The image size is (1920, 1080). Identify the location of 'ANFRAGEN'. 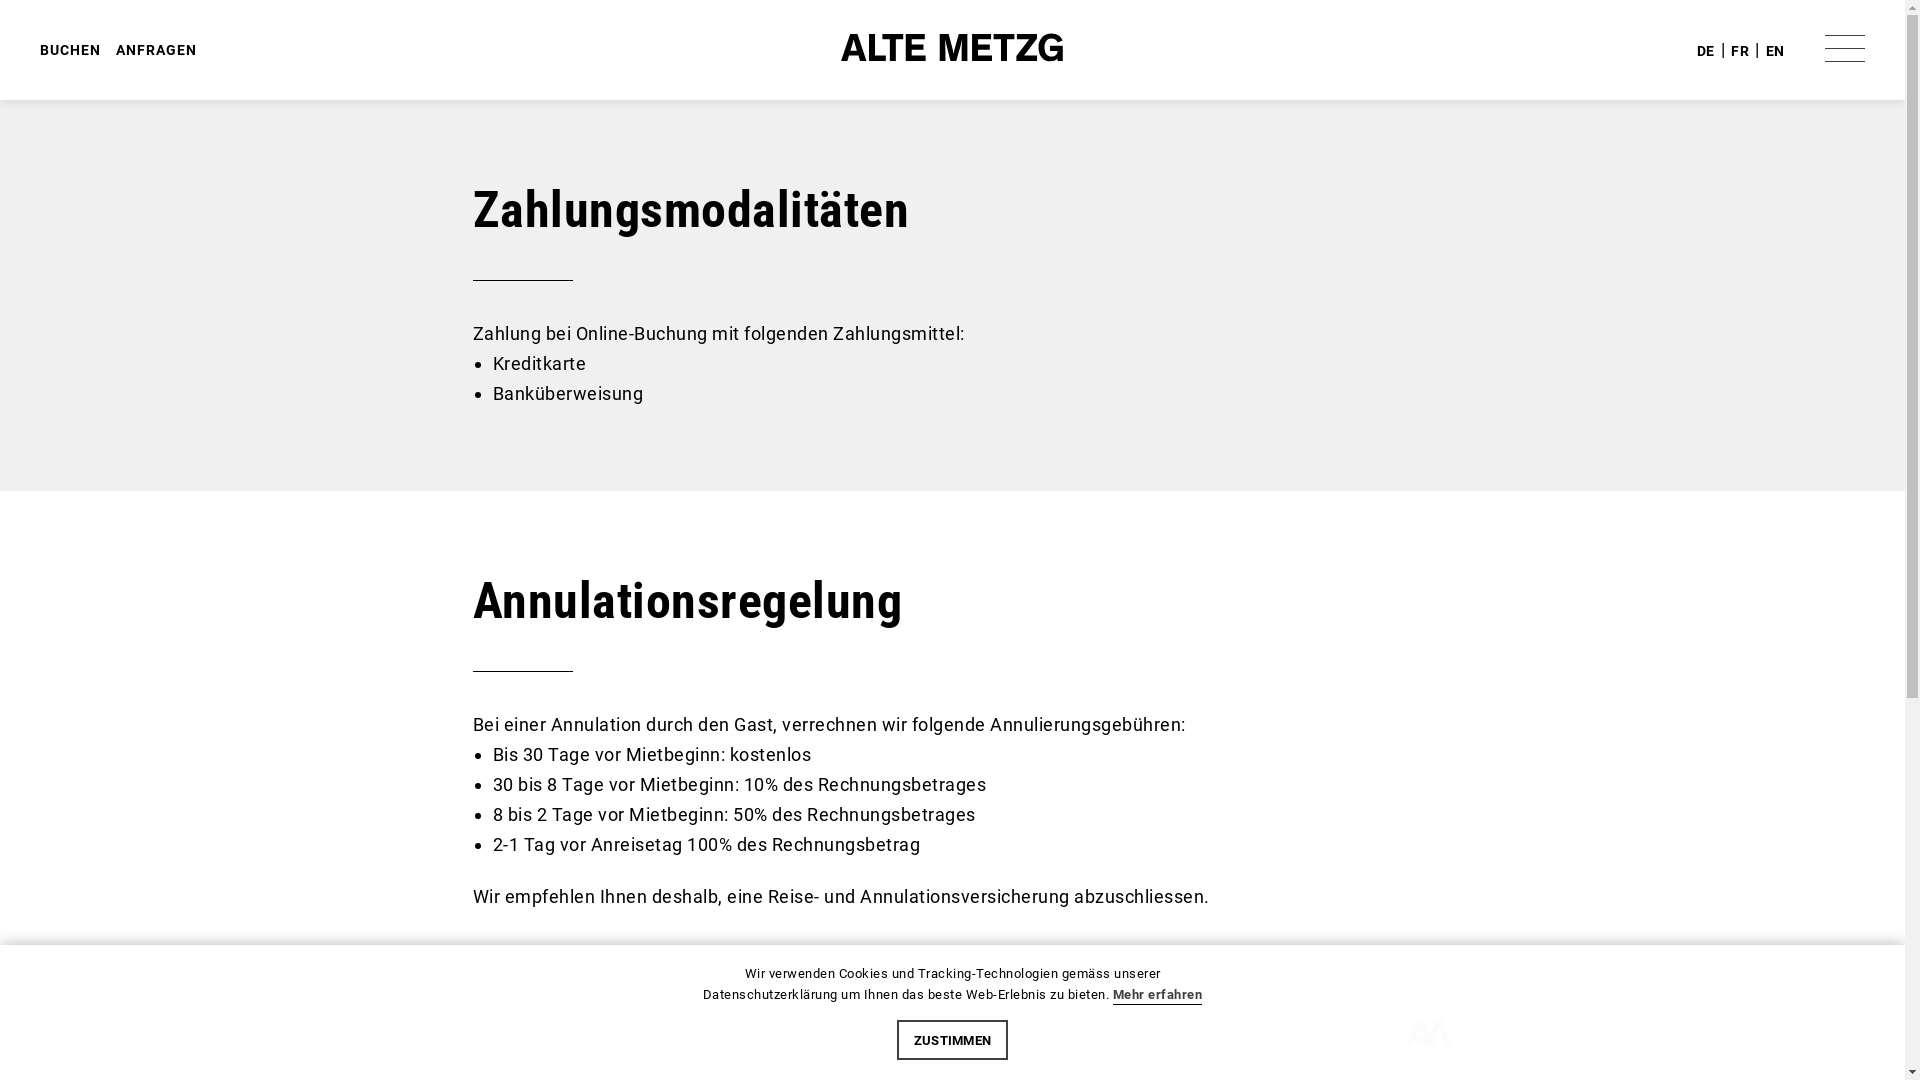
(114, 49).